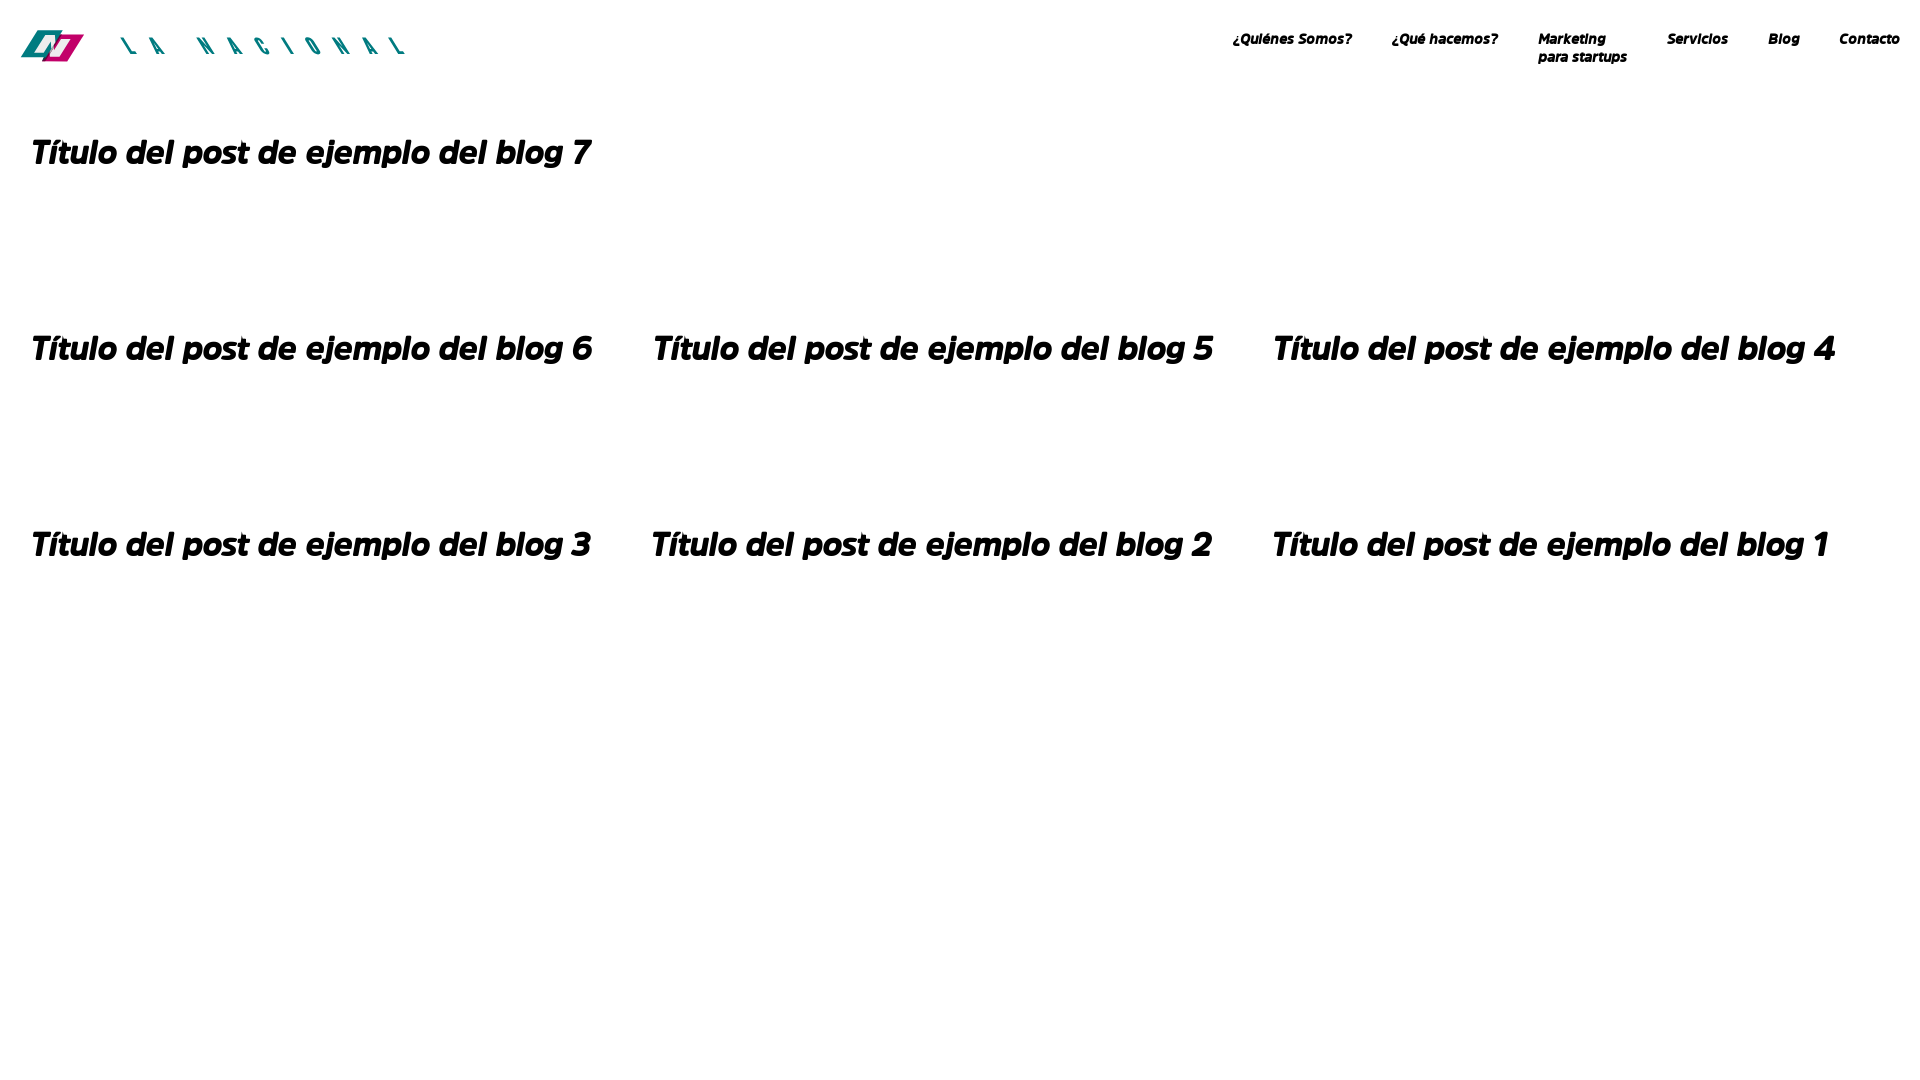  What do you see at coordinates (1783, 33) in the screenshot?
I see `'Blog'` at bounding box center [1783, 33].